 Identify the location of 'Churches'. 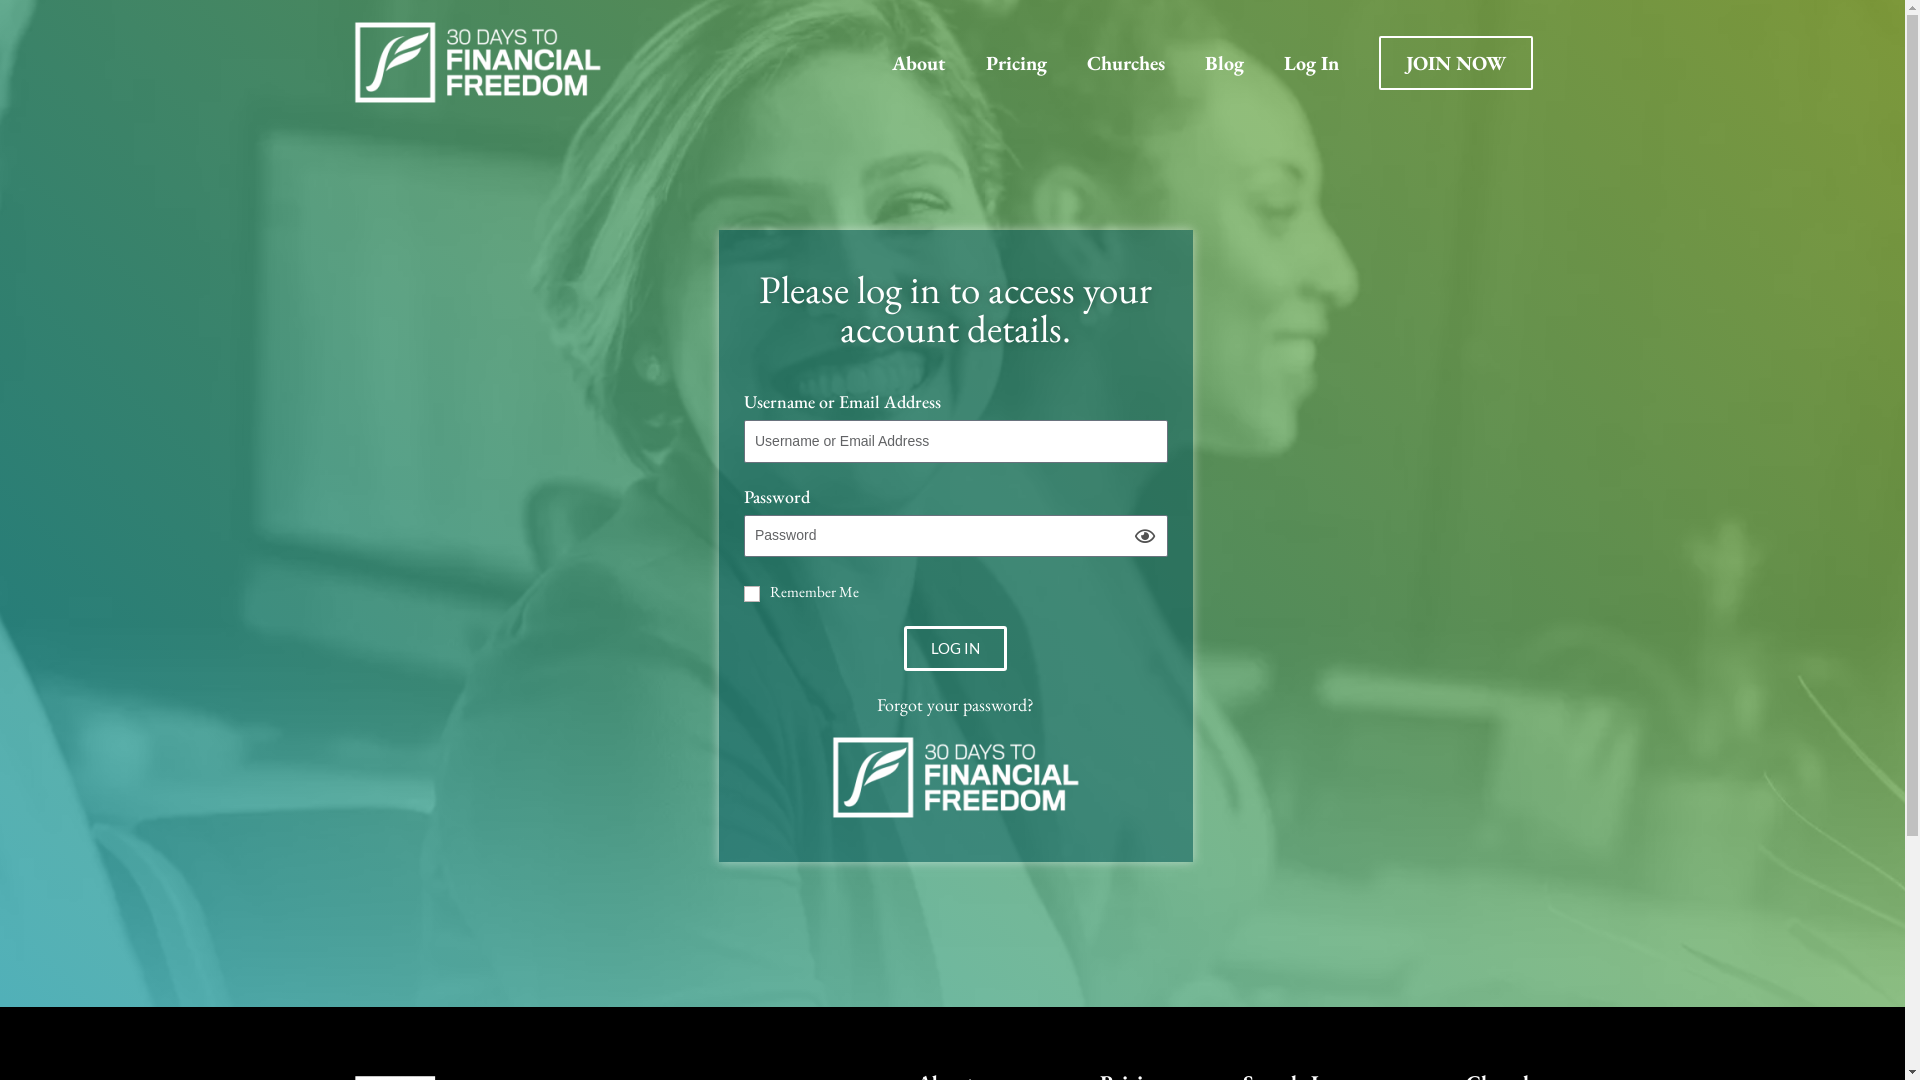
(1064, 60).